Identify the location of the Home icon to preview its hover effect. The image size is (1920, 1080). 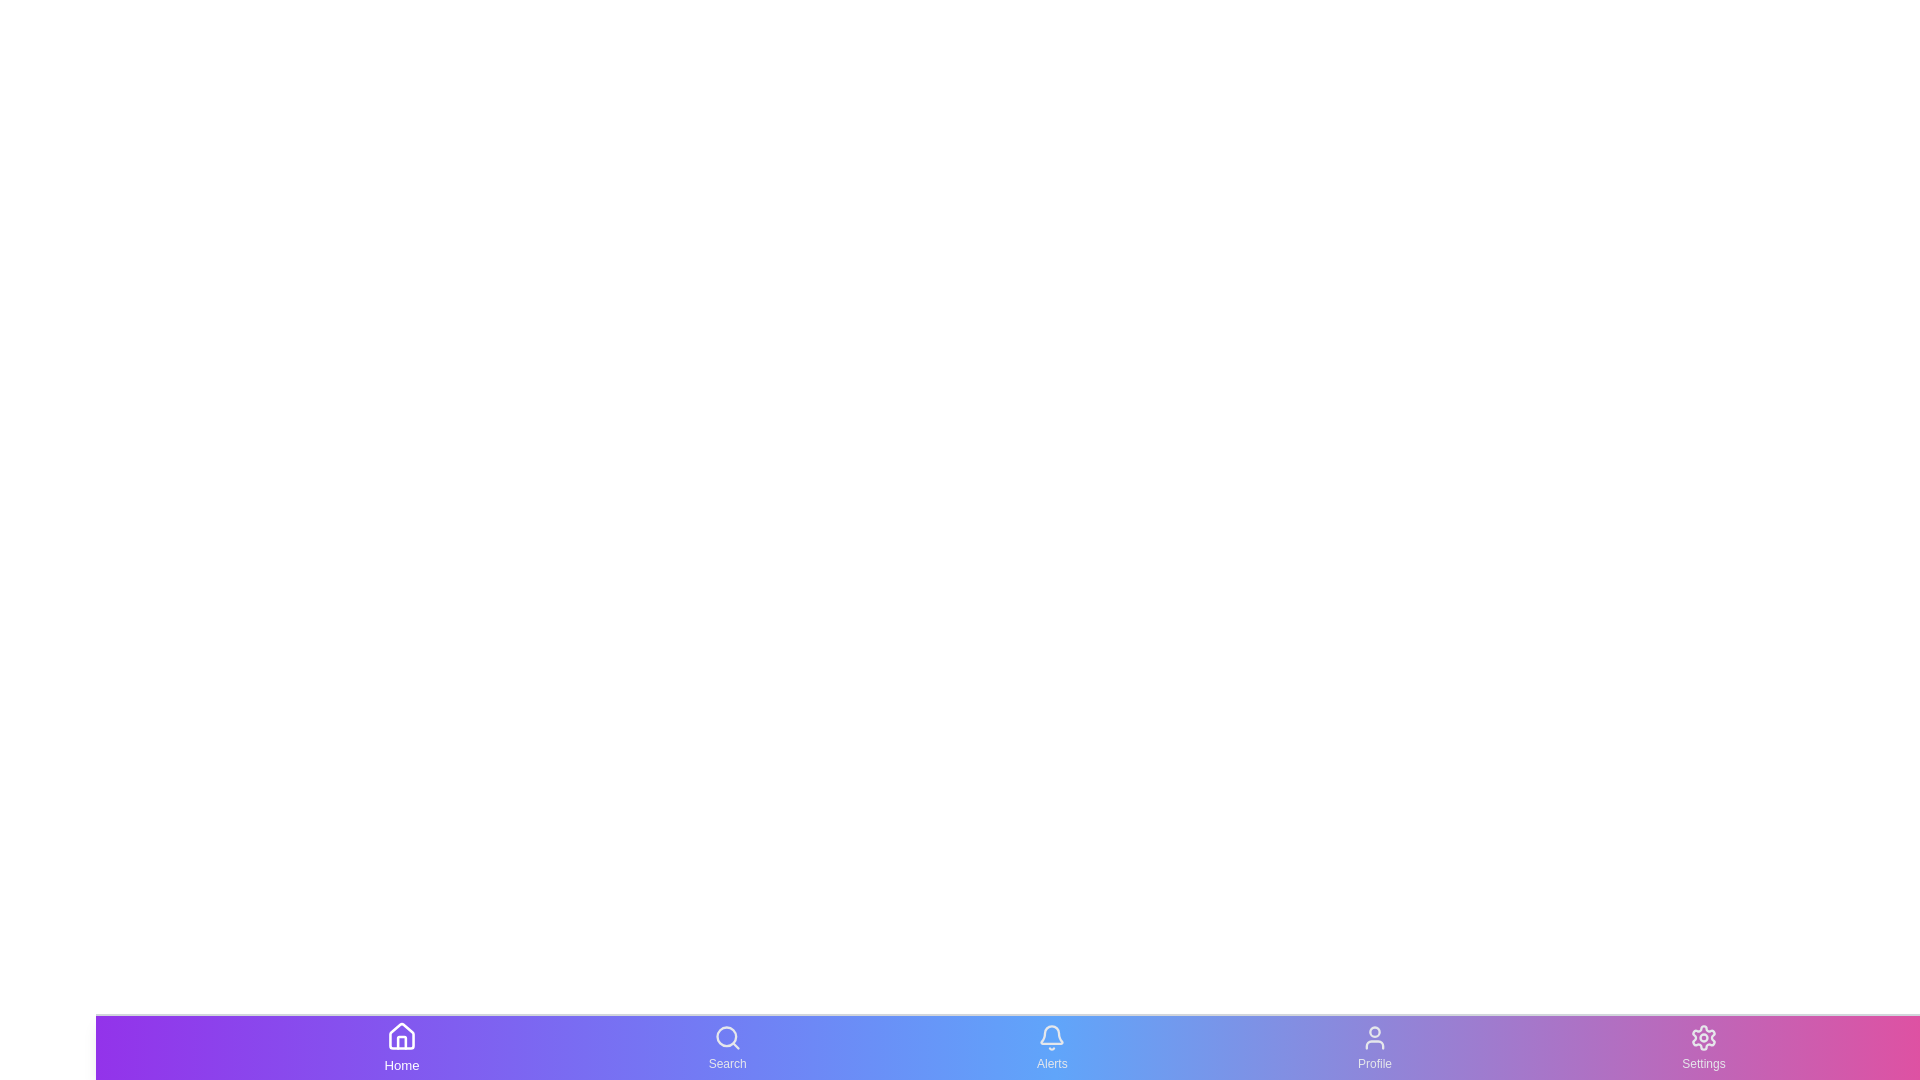
(401, 1047).